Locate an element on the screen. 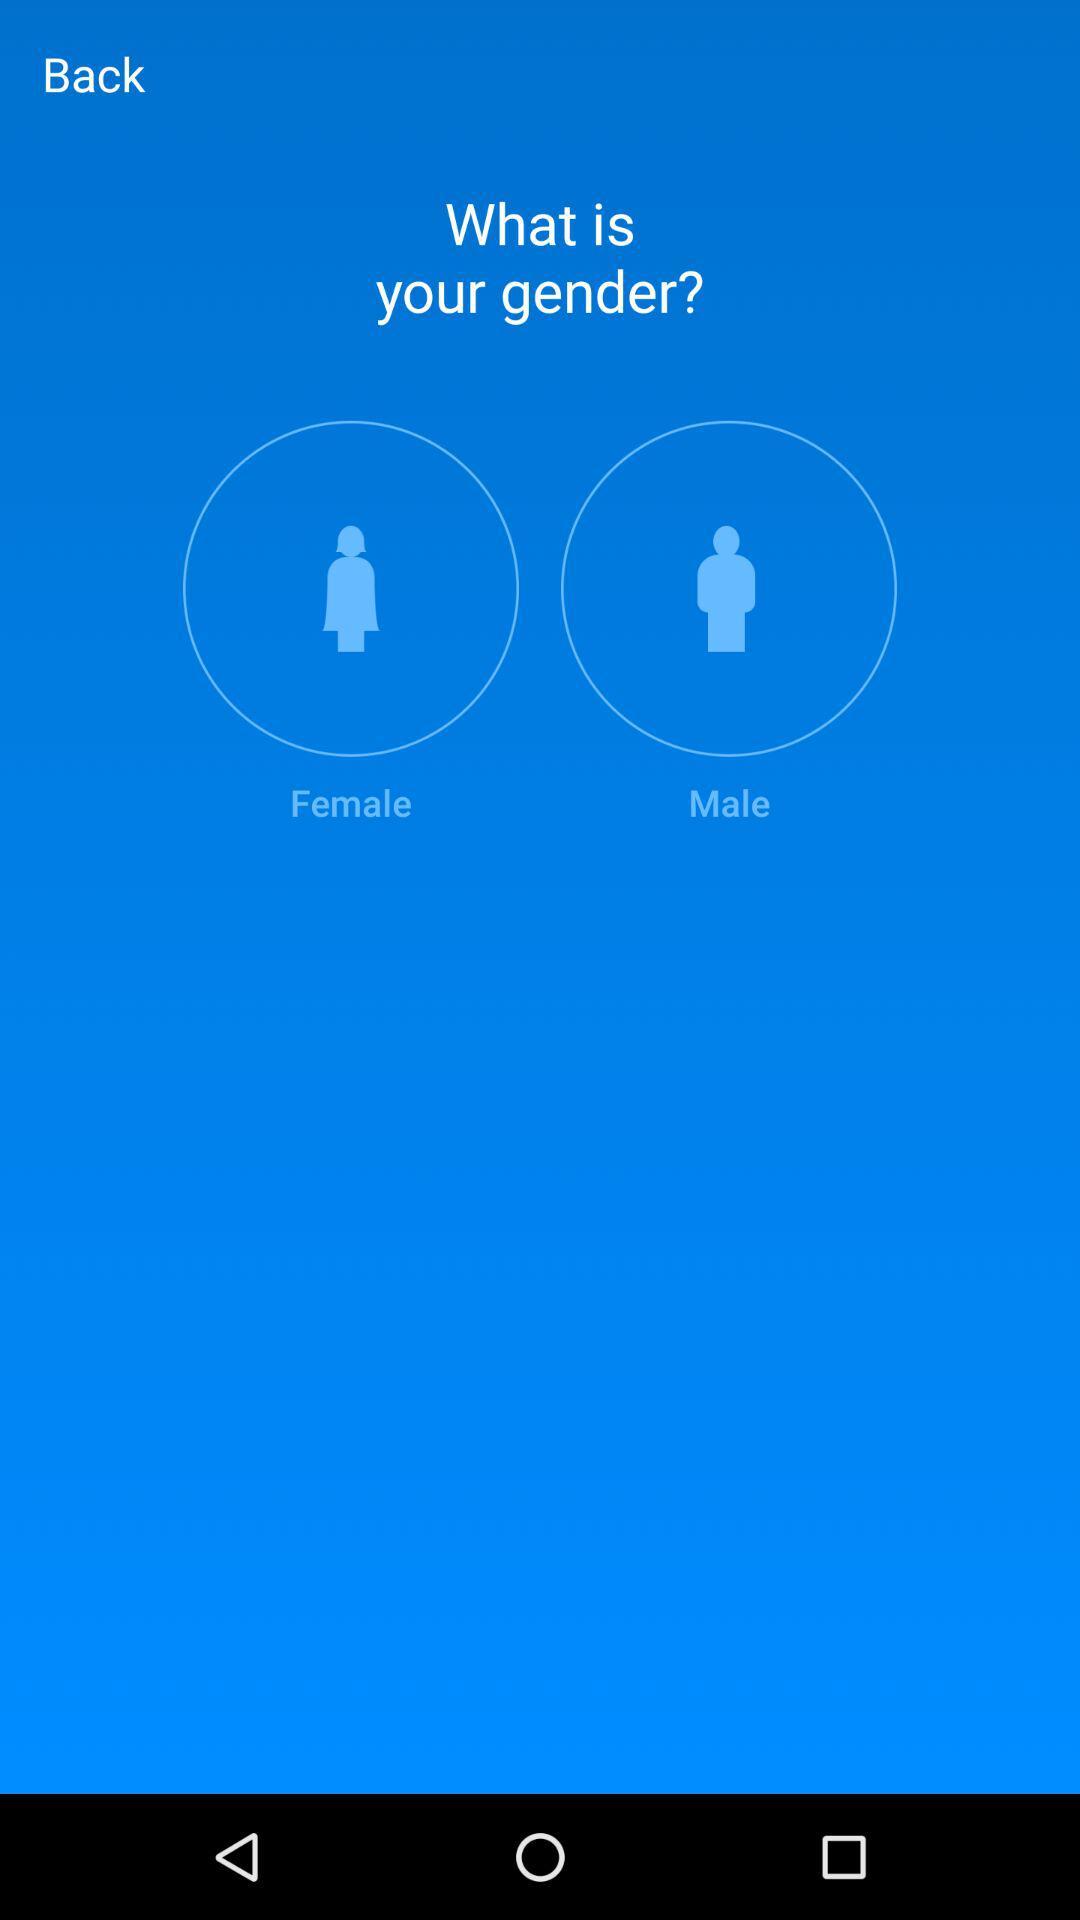 The height and width of the screenshot is (1920, 1080). the icon next to the female item is located at coordinates (729, 623).